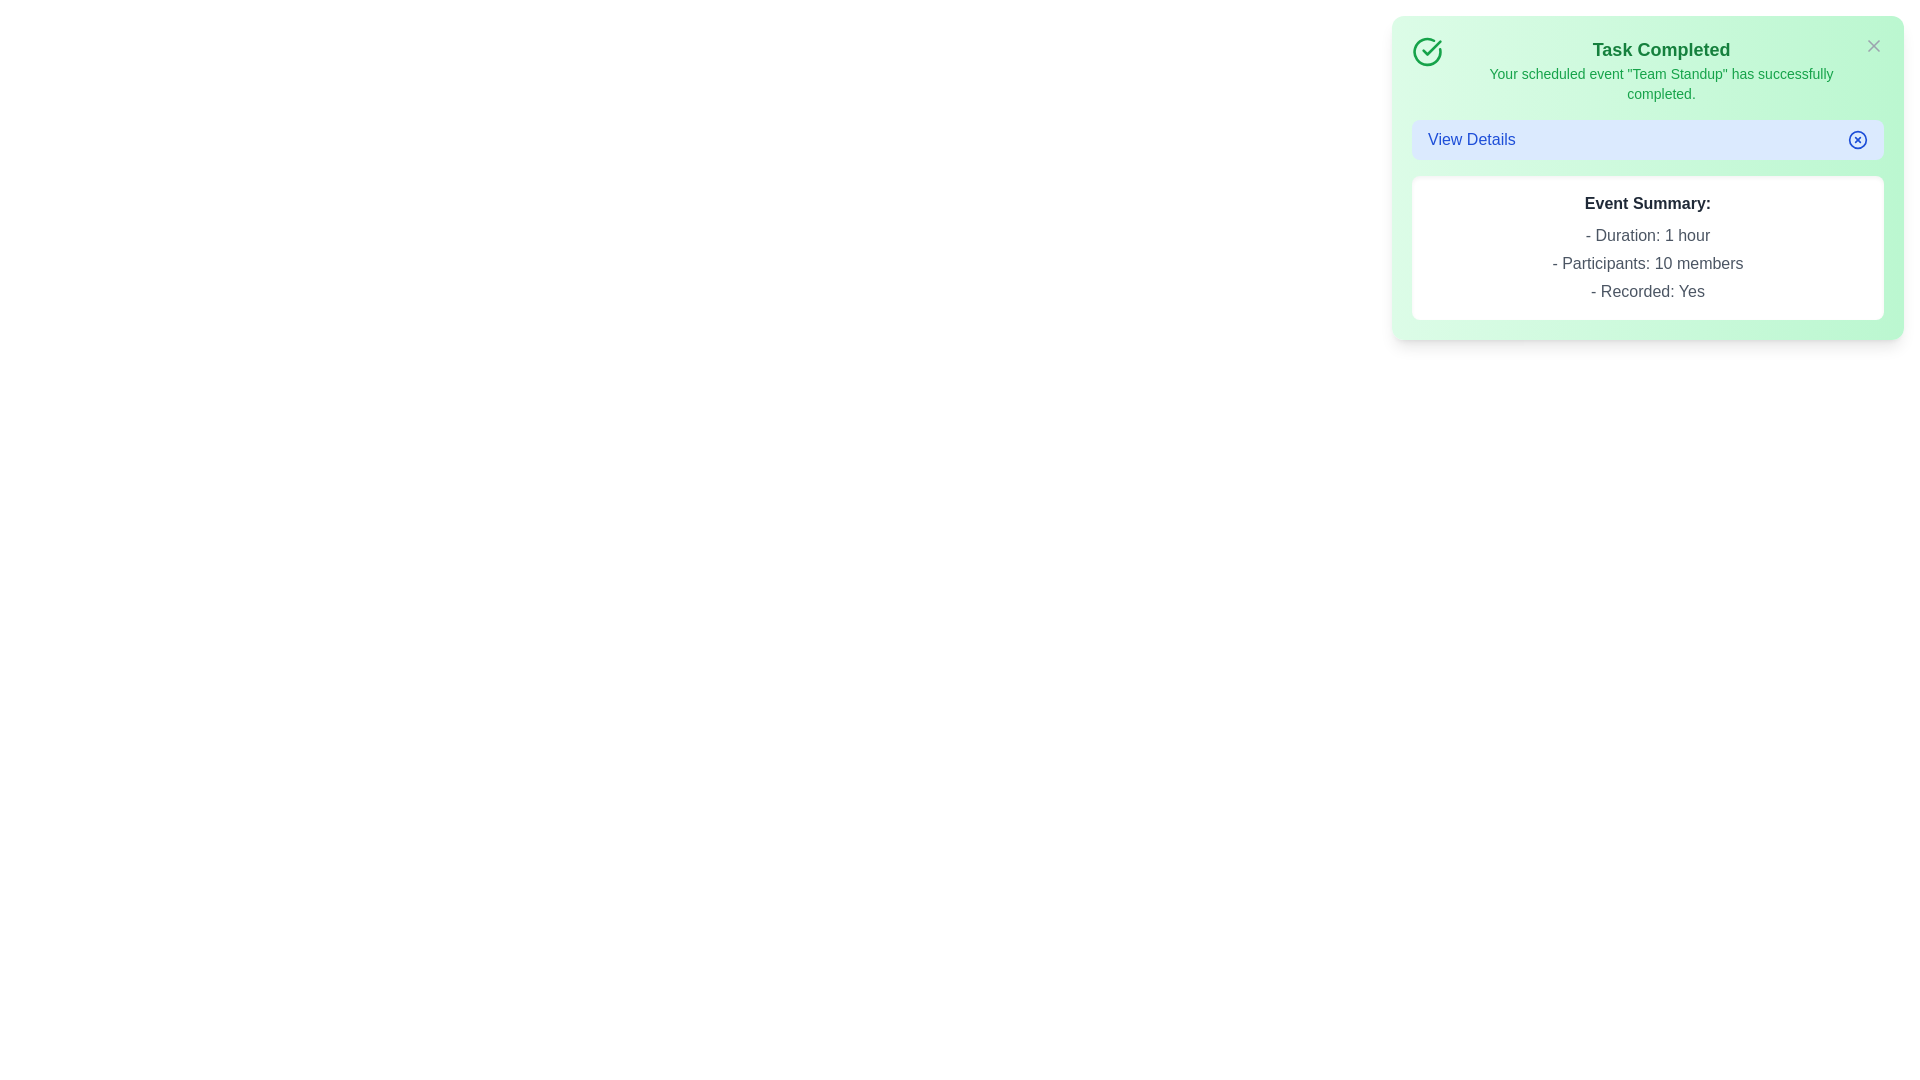 The width and height of the screenshot is (1920, 1080). What do you see at coordinates (1856, 138) in the screenshot?
I see `the expand/collapse button to toggle the event details` at bounding box center [1856, 138].